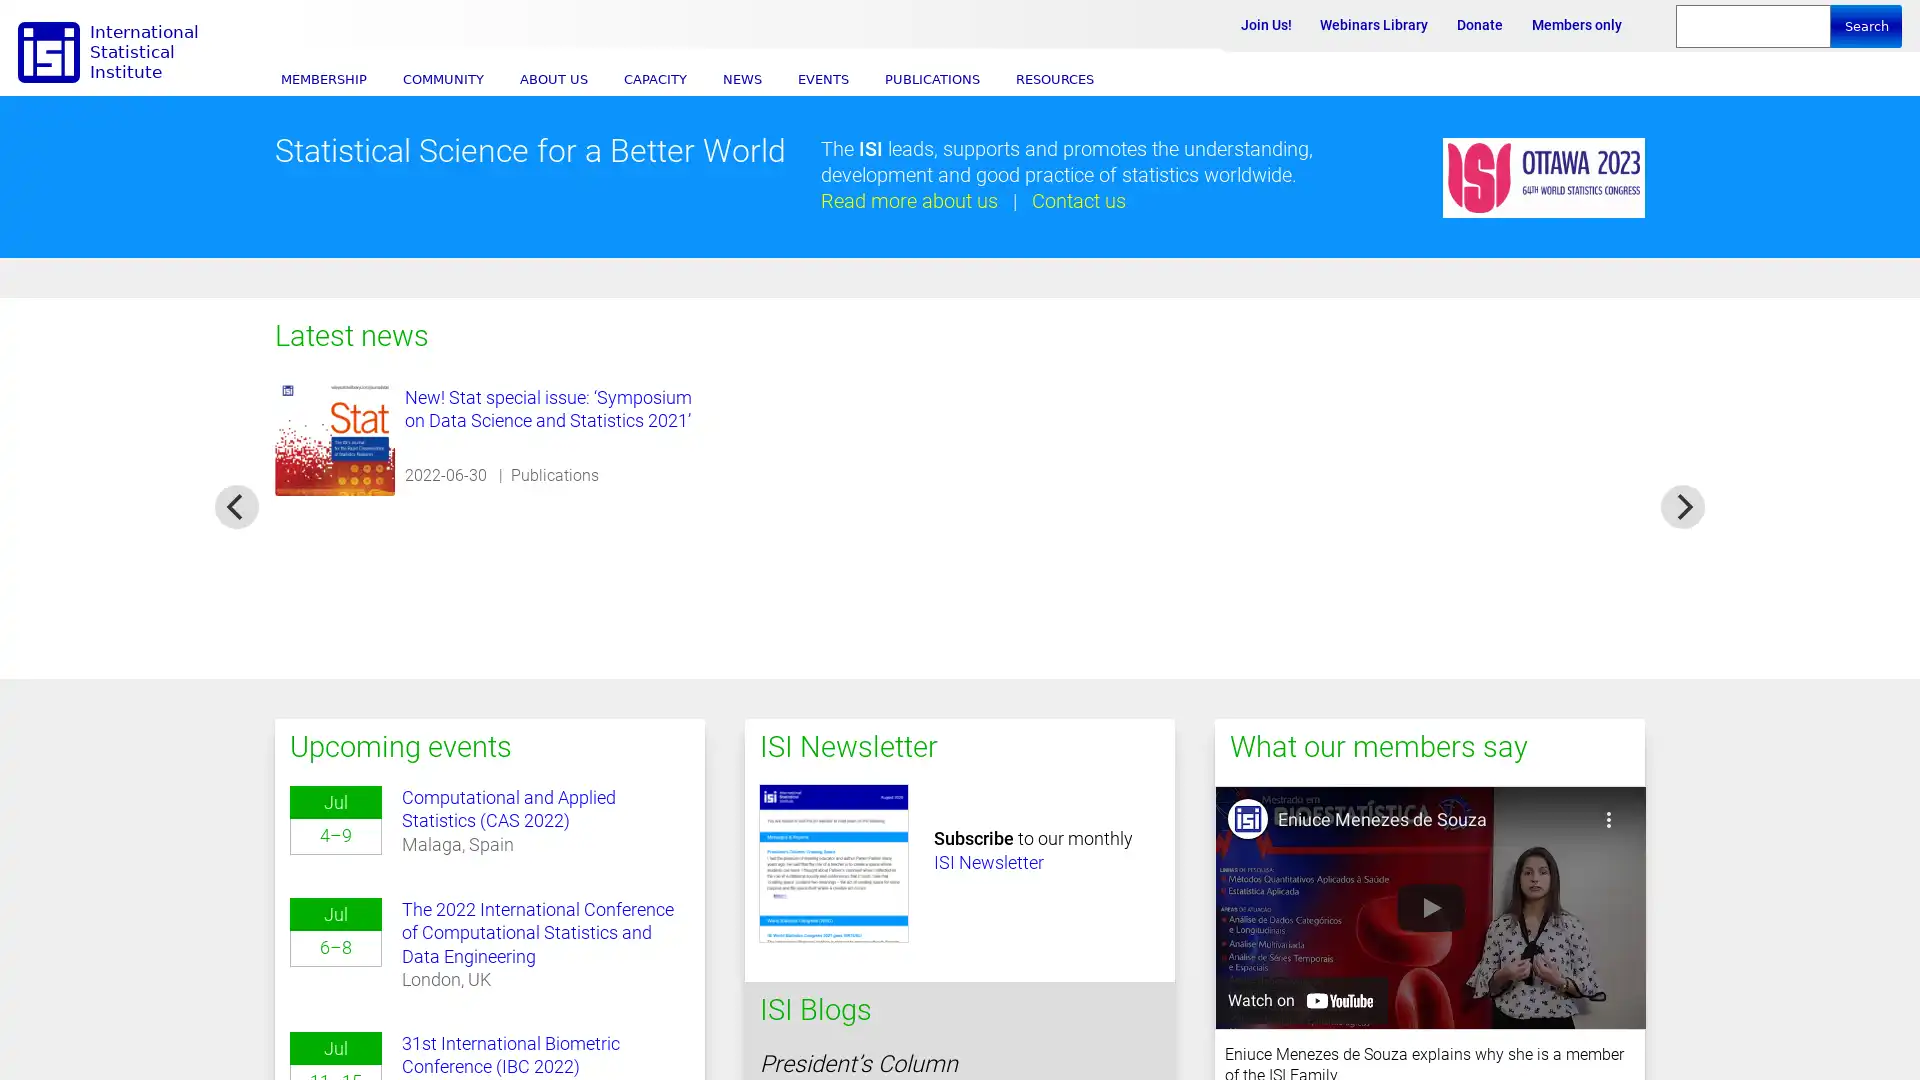 This screenshot has width=1920, height=1080. What do you see at coordinates (1865, 26) in the screenshot?
I see `Search` at bounding box center [1865, 26].